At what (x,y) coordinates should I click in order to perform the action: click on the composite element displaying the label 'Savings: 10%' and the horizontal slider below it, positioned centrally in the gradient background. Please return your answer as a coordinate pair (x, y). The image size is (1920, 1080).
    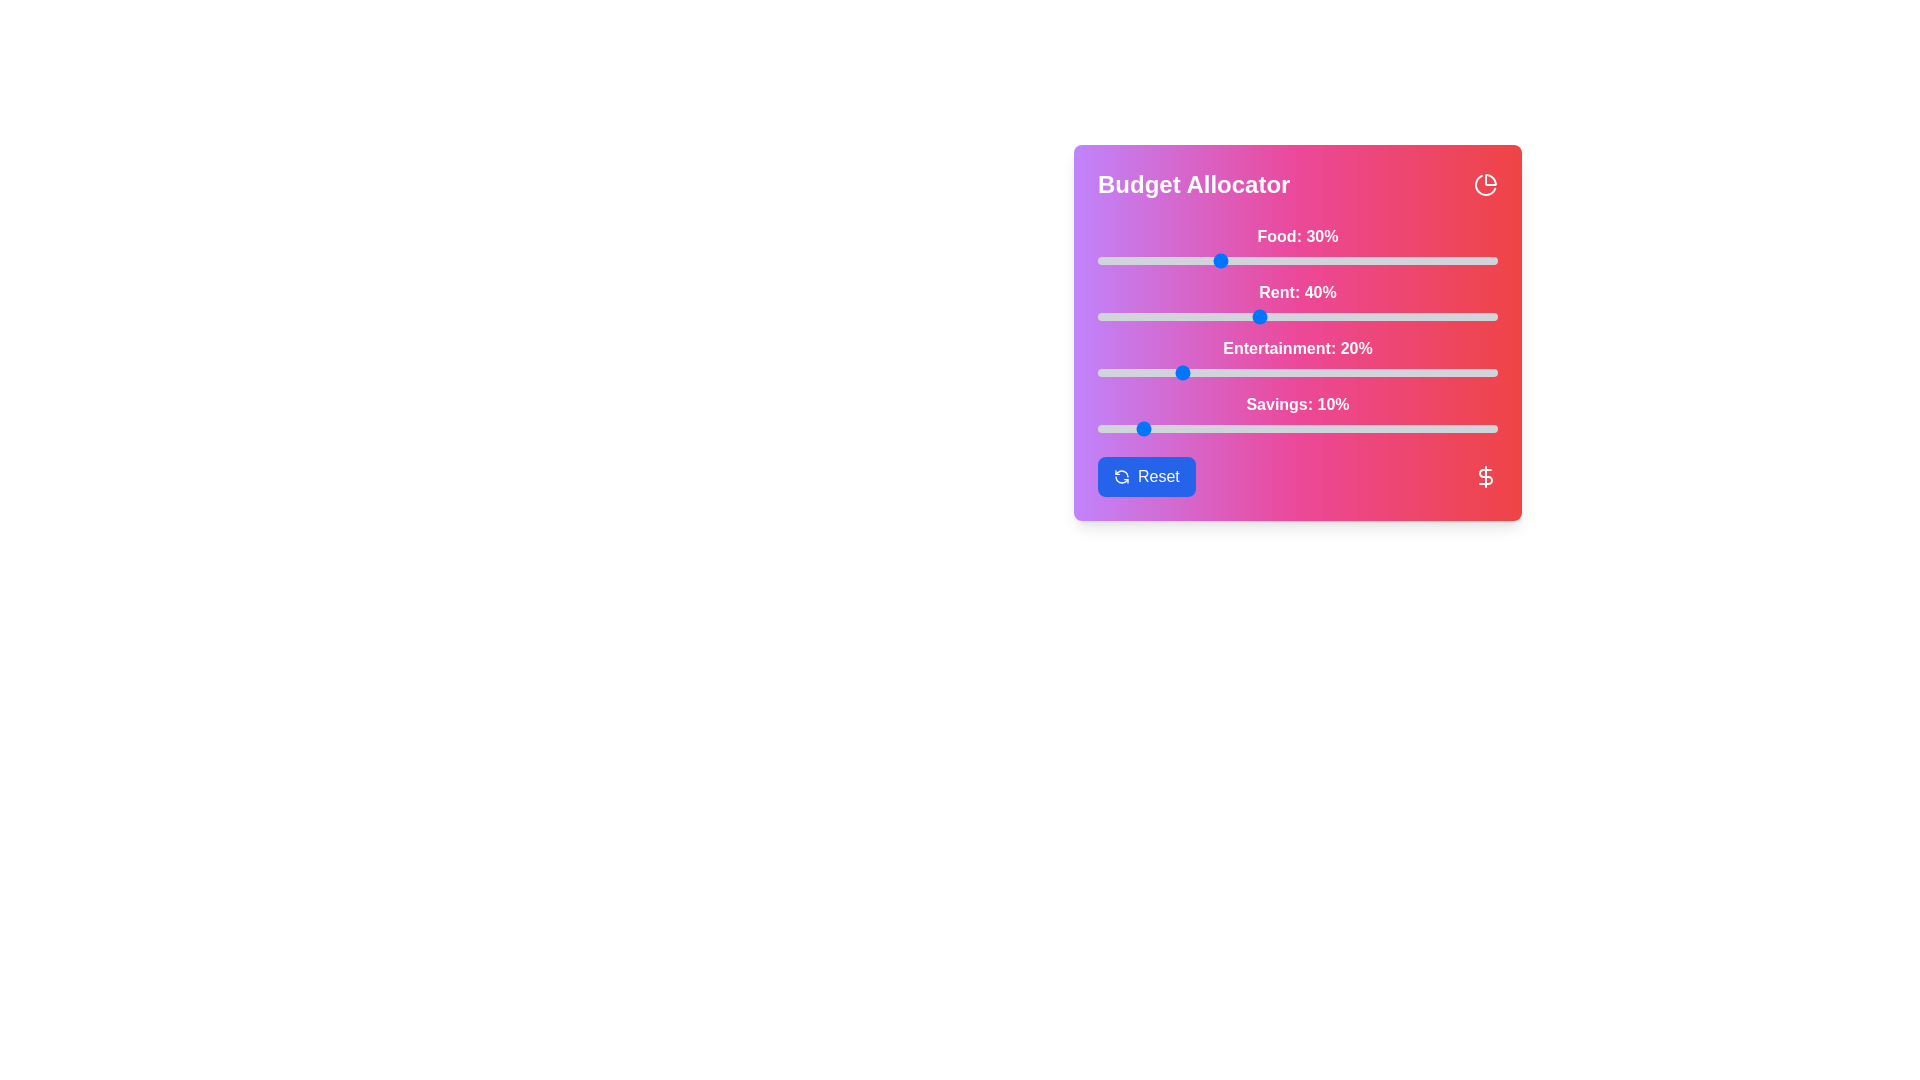
    Looking at the image, I should click on (1297, 411).